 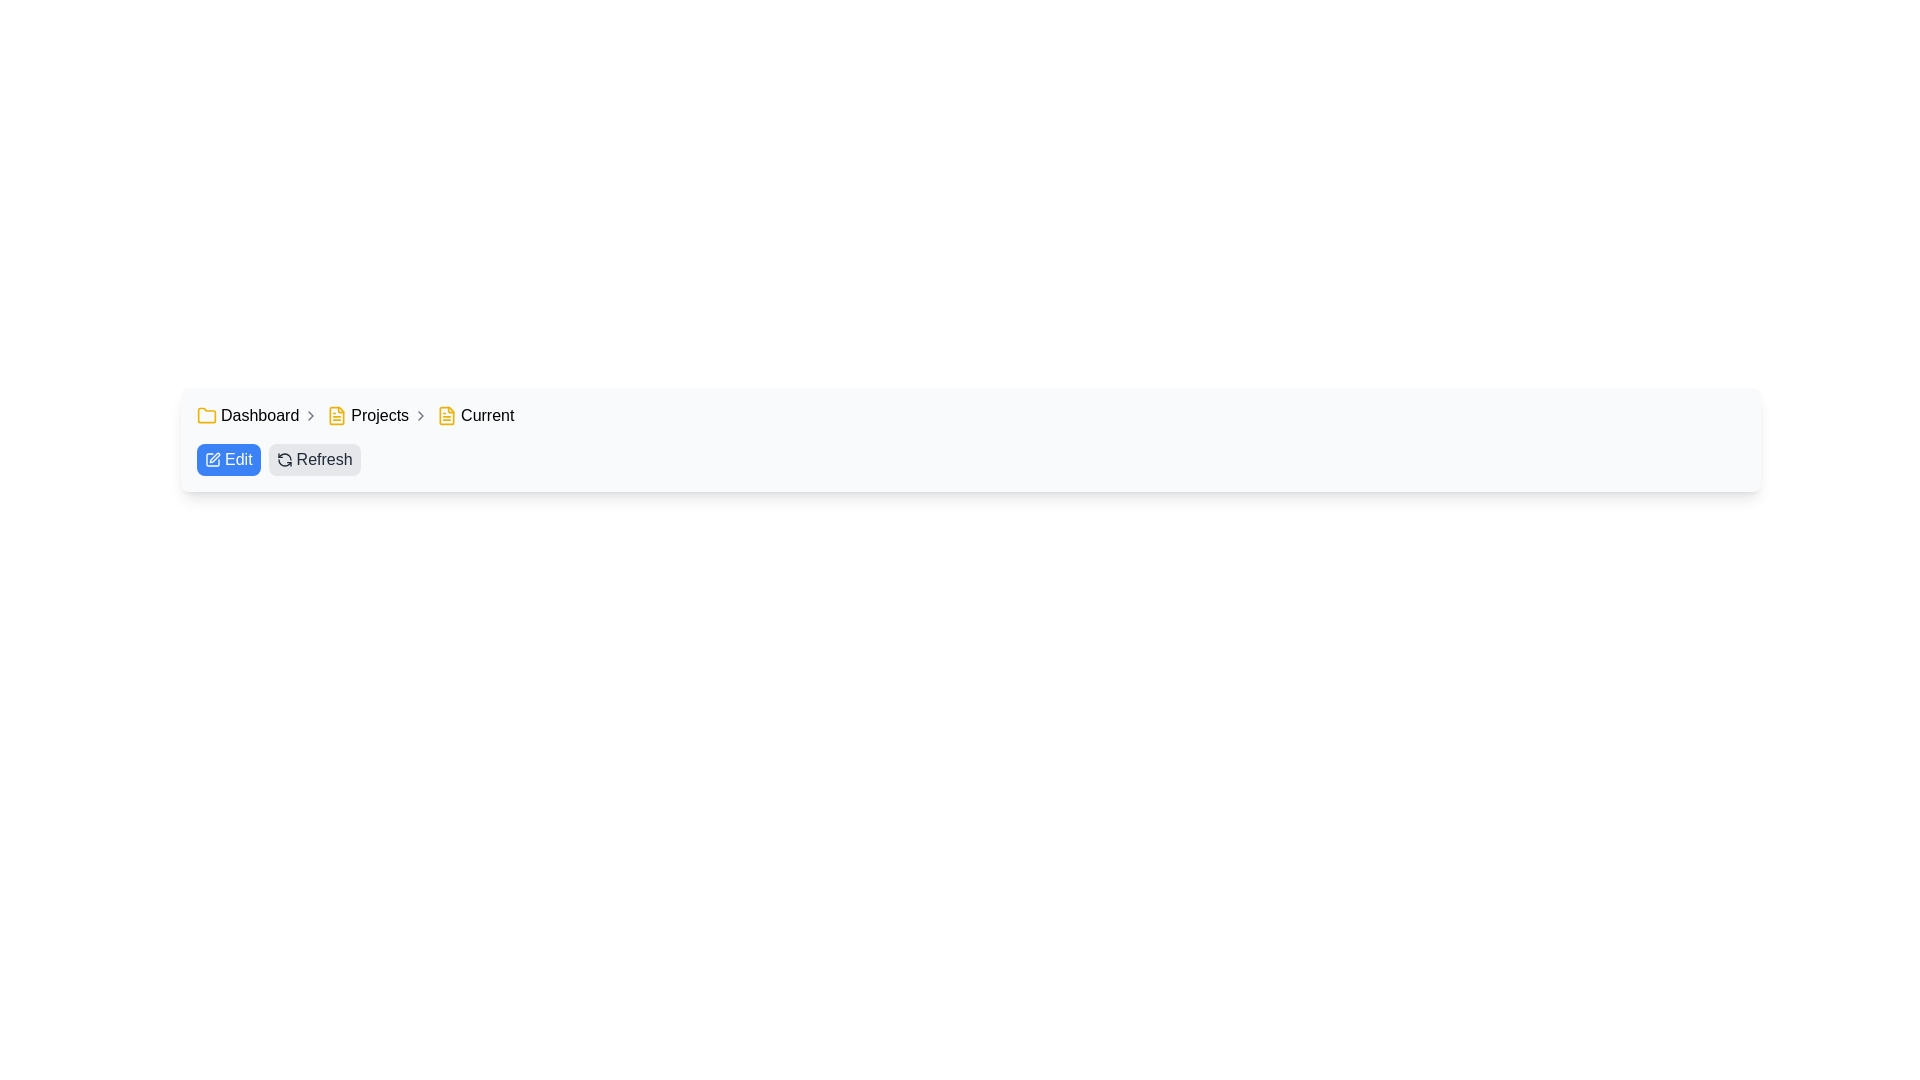 I want to click on the third breadcrumb item in the navigation bar, which indicates the current section within the application's hierarchy, so click(x=474, y=415).